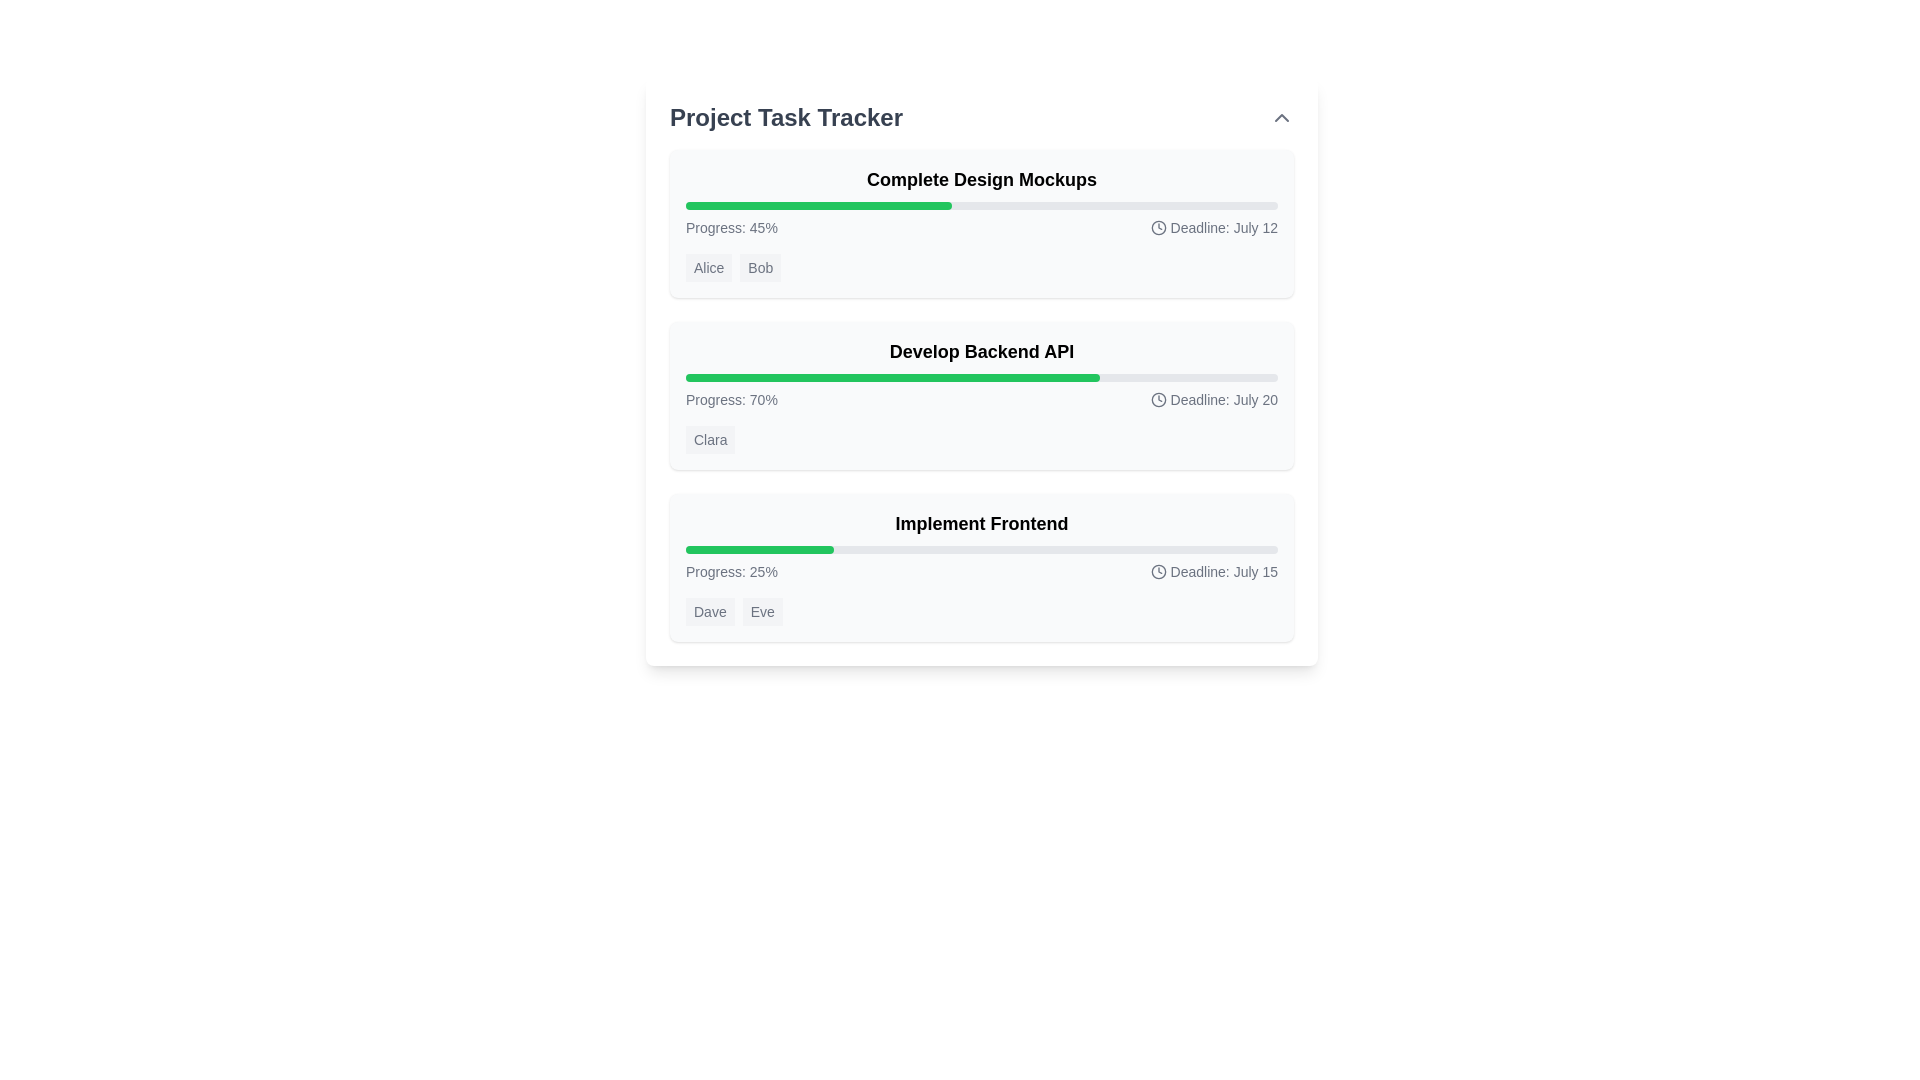 Image resolution: width=1920 pixels, height=1080 pixels. Describe the element at coordinates (982, 226) in the screenshot. I see `the Status indicator that shows 'Progress: 45%' on the left and 'Deadline: July 12' on the right, which is located below the progress bar and above the contributors 'Alice' and 'Bob'` at that location.